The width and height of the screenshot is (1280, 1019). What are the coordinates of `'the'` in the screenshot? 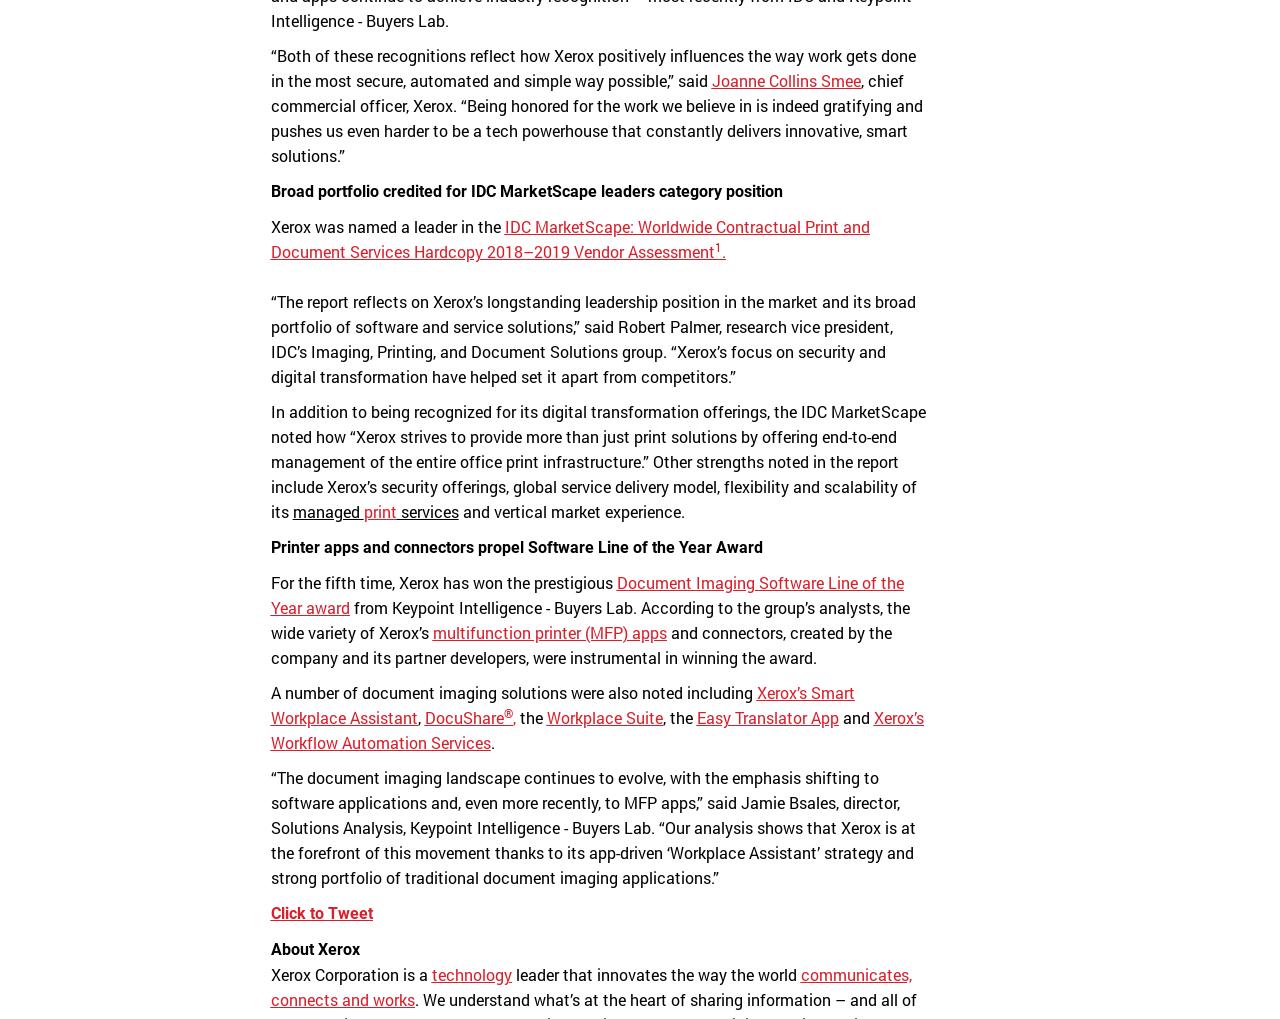 It's located at (530, 717).